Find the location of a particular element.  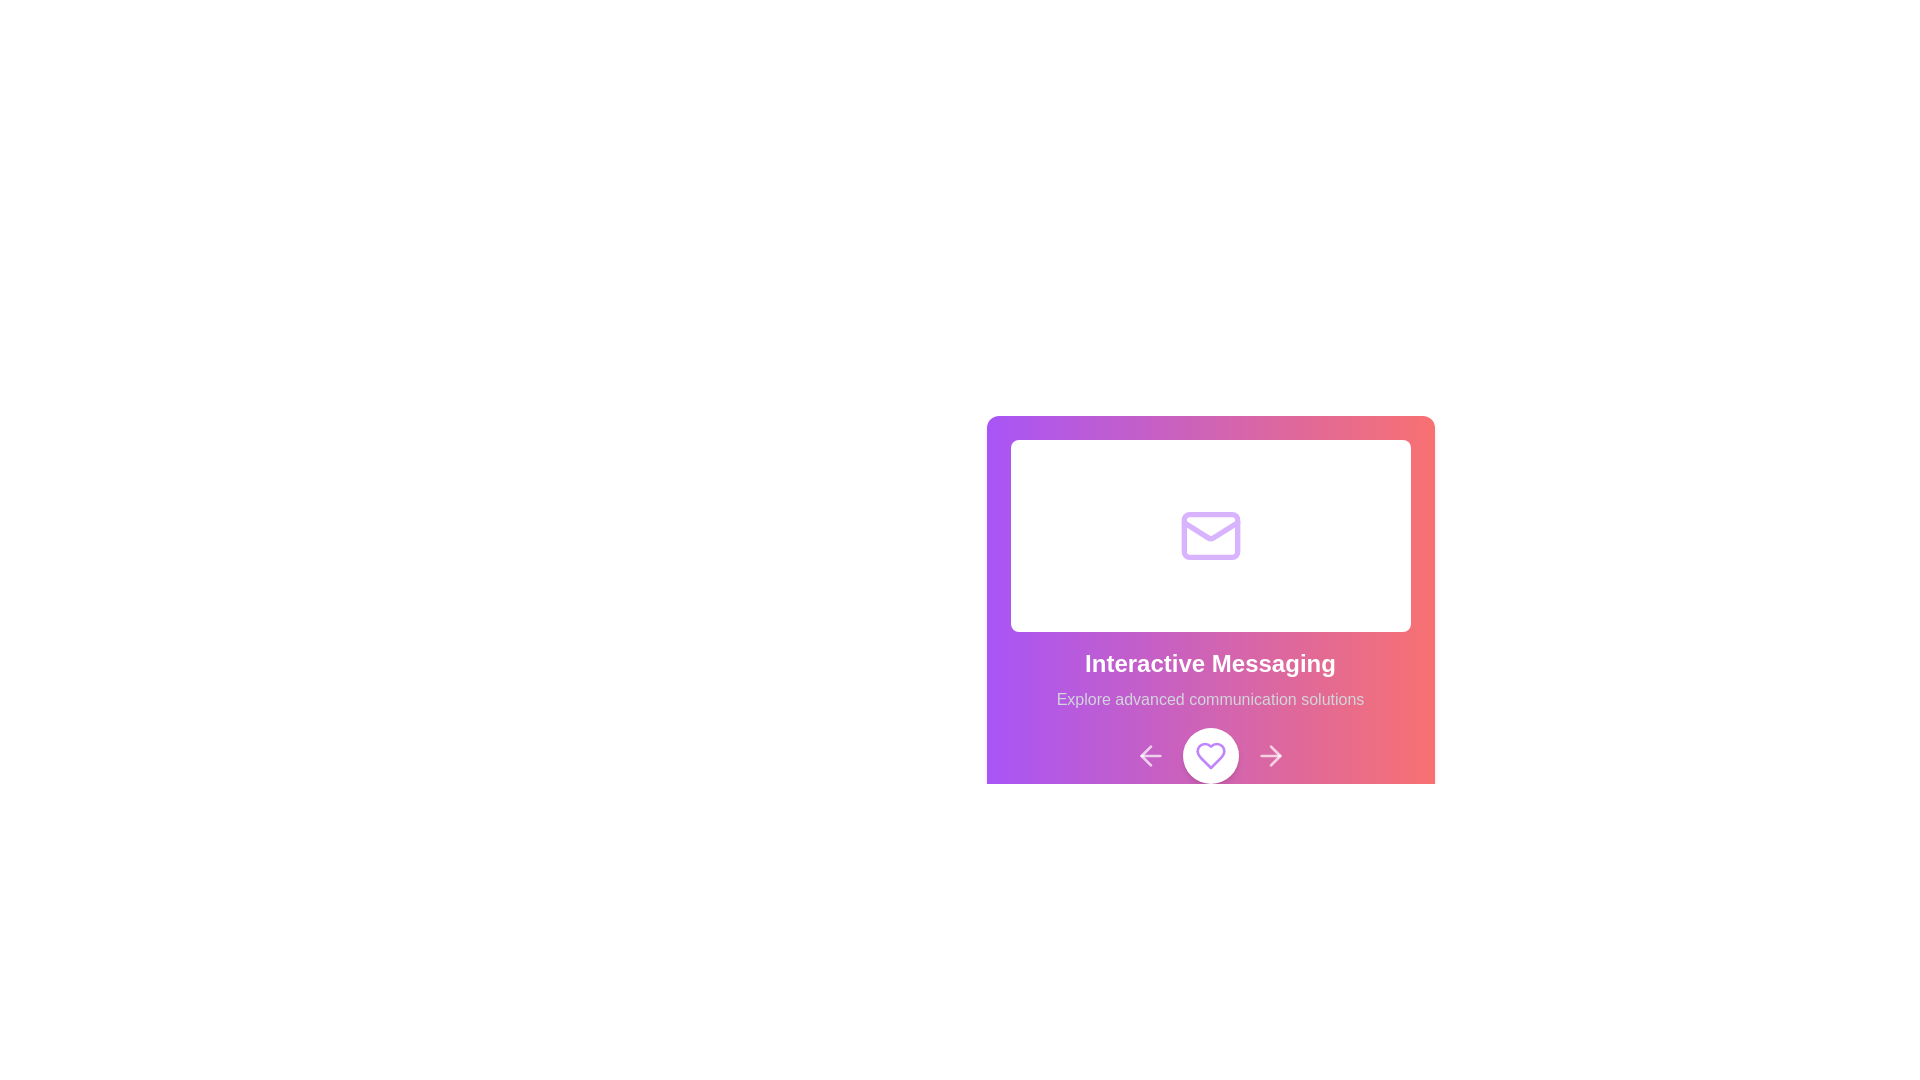

the left-pointing arrow icon located at the bottom left section of the visible card area is located at coordinates (1145, 756).